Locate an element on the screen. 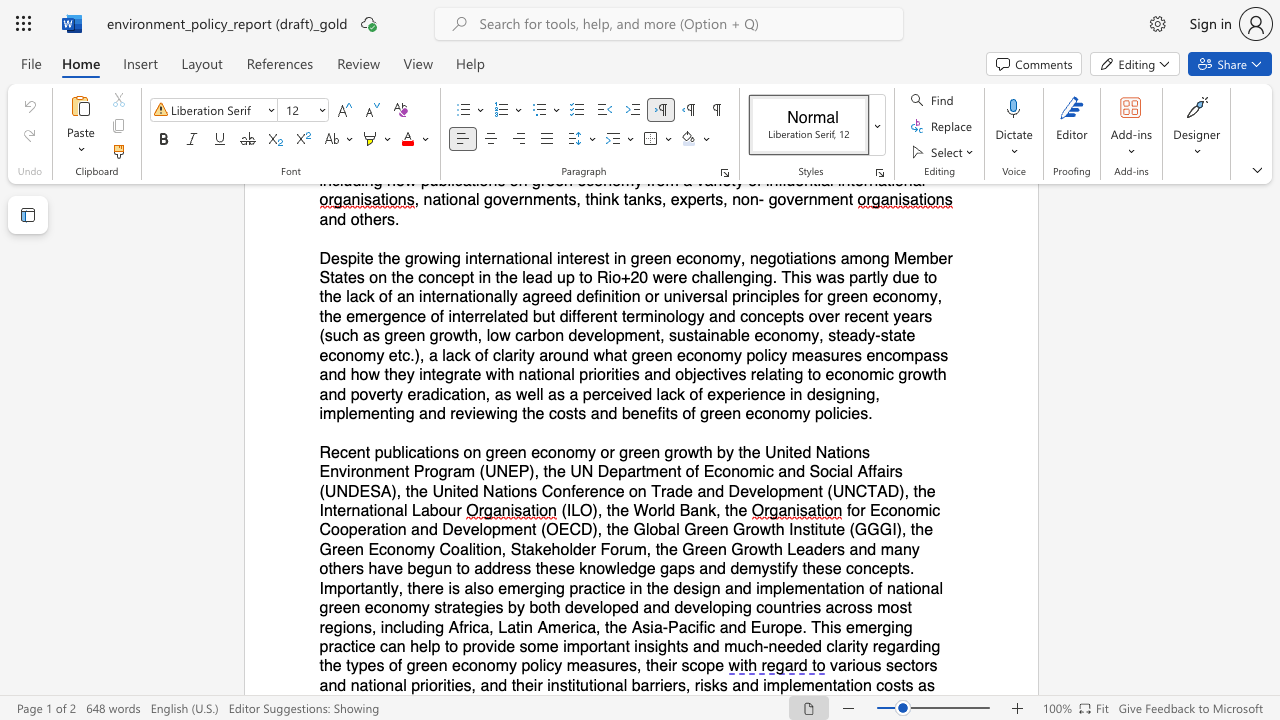 Image resolution: width=1280 pixels, height=720 pixels. the subset text "various sectors and national priorities, a" within the text "various sectors and national priorities, and their institutional barriers," is located at coordinates (829, 666).